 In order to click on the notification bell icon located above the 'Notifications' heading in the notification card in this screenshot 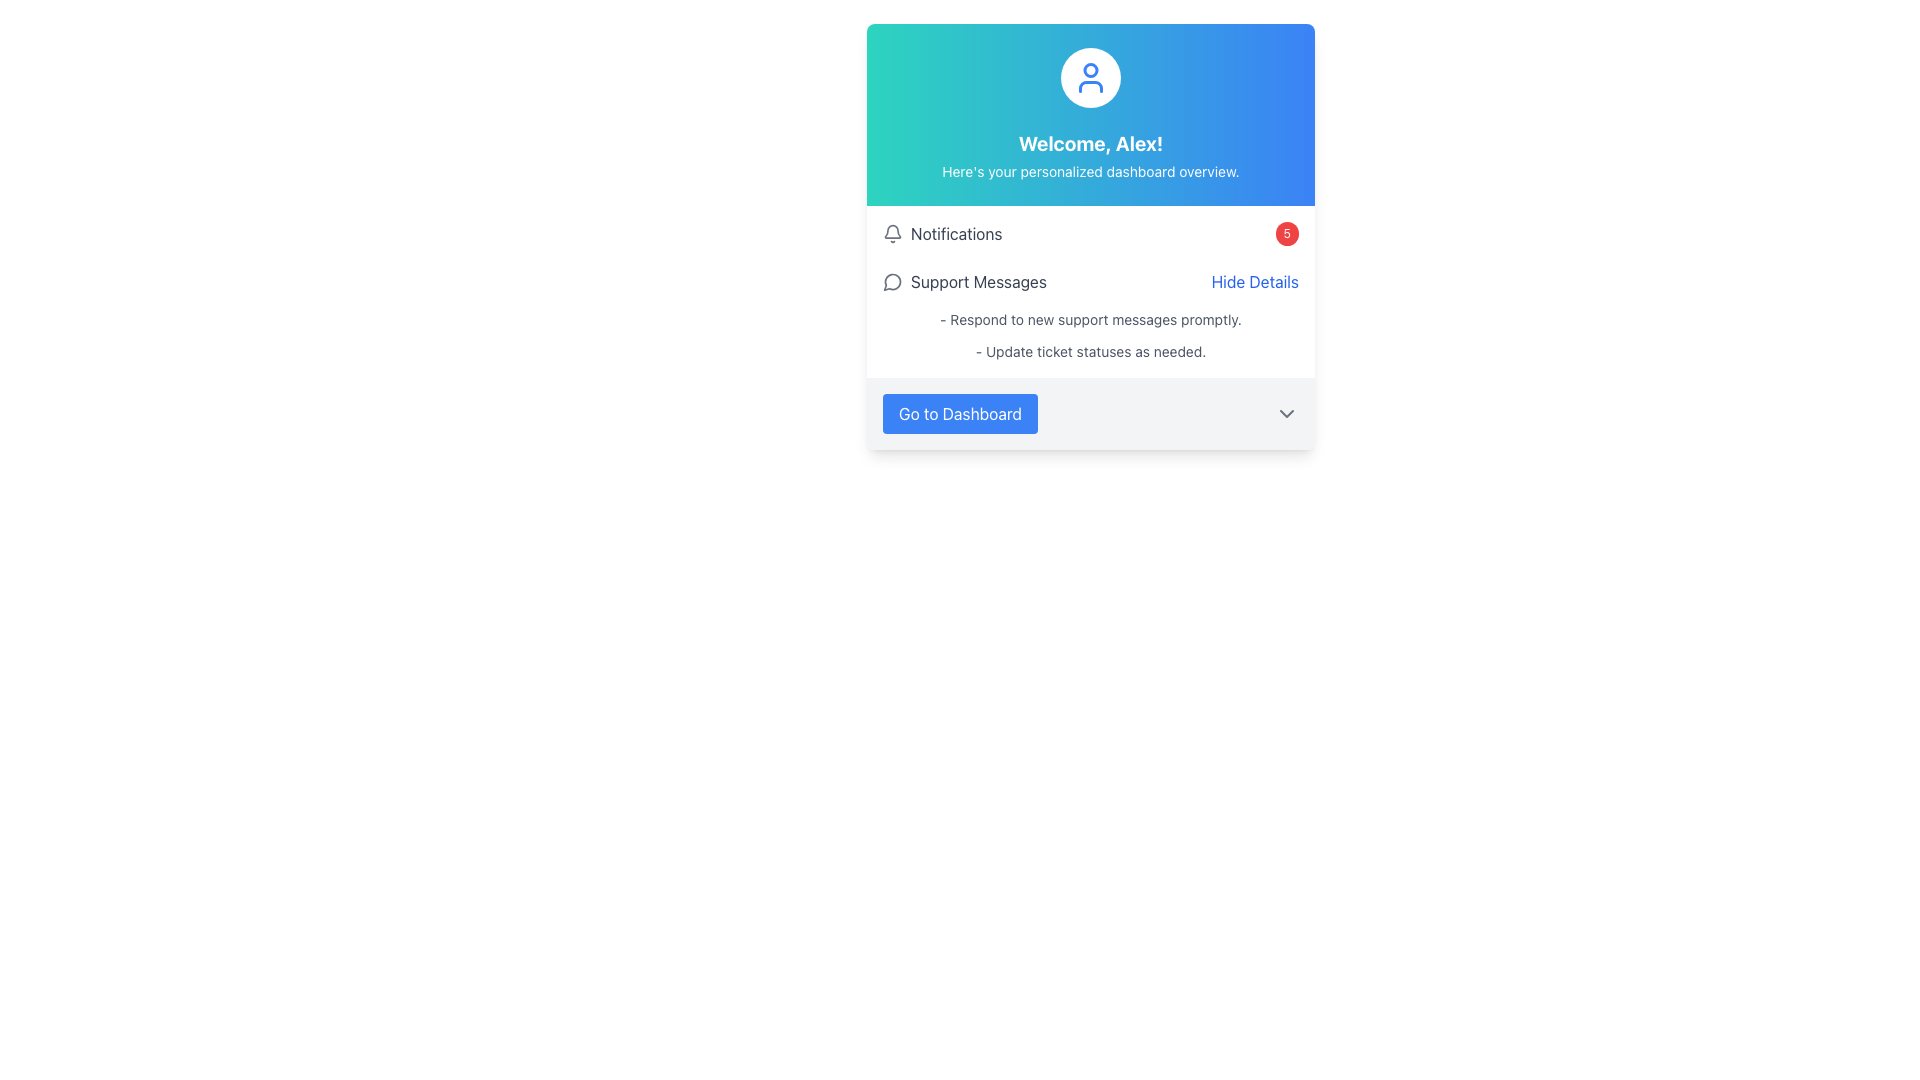, I will do `click(891, 230)`.